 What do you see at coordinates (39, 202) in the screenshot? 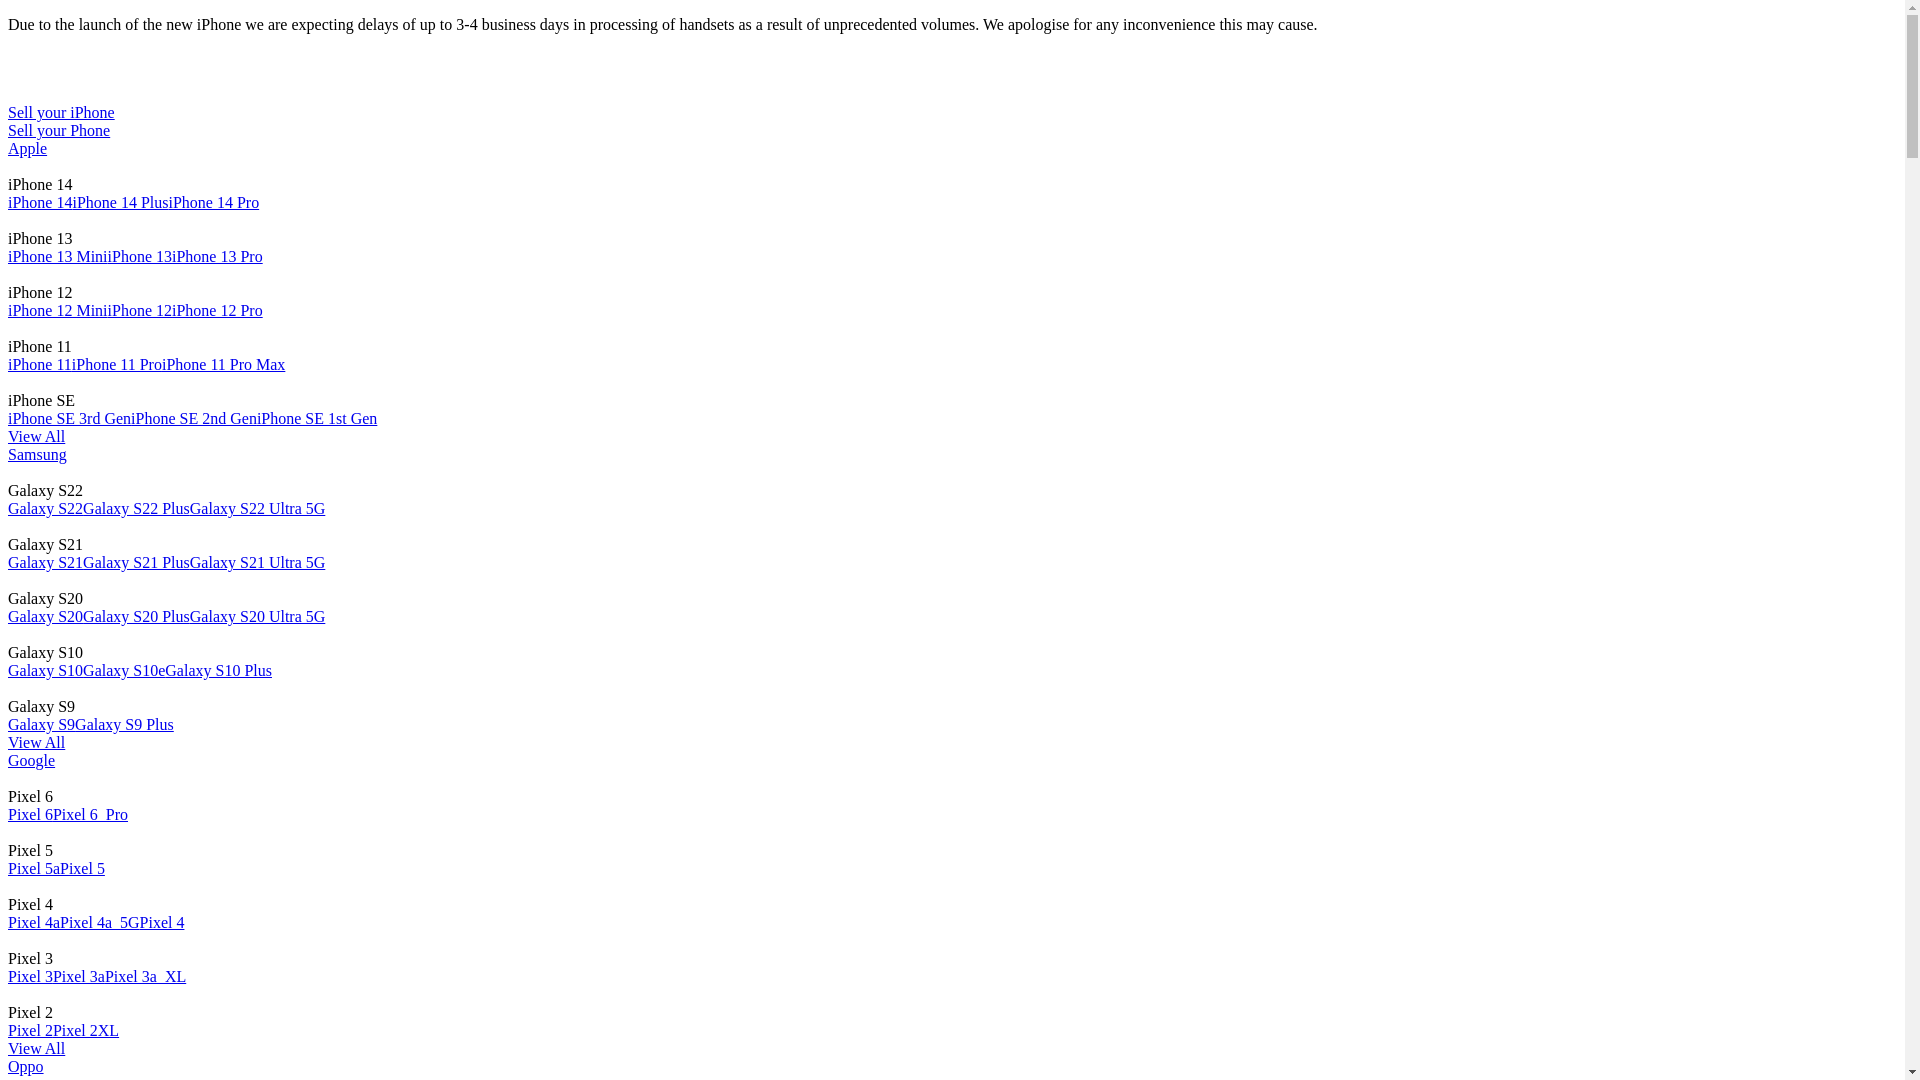
I see `'iPhone 14'` at bounding box center [39, 202].